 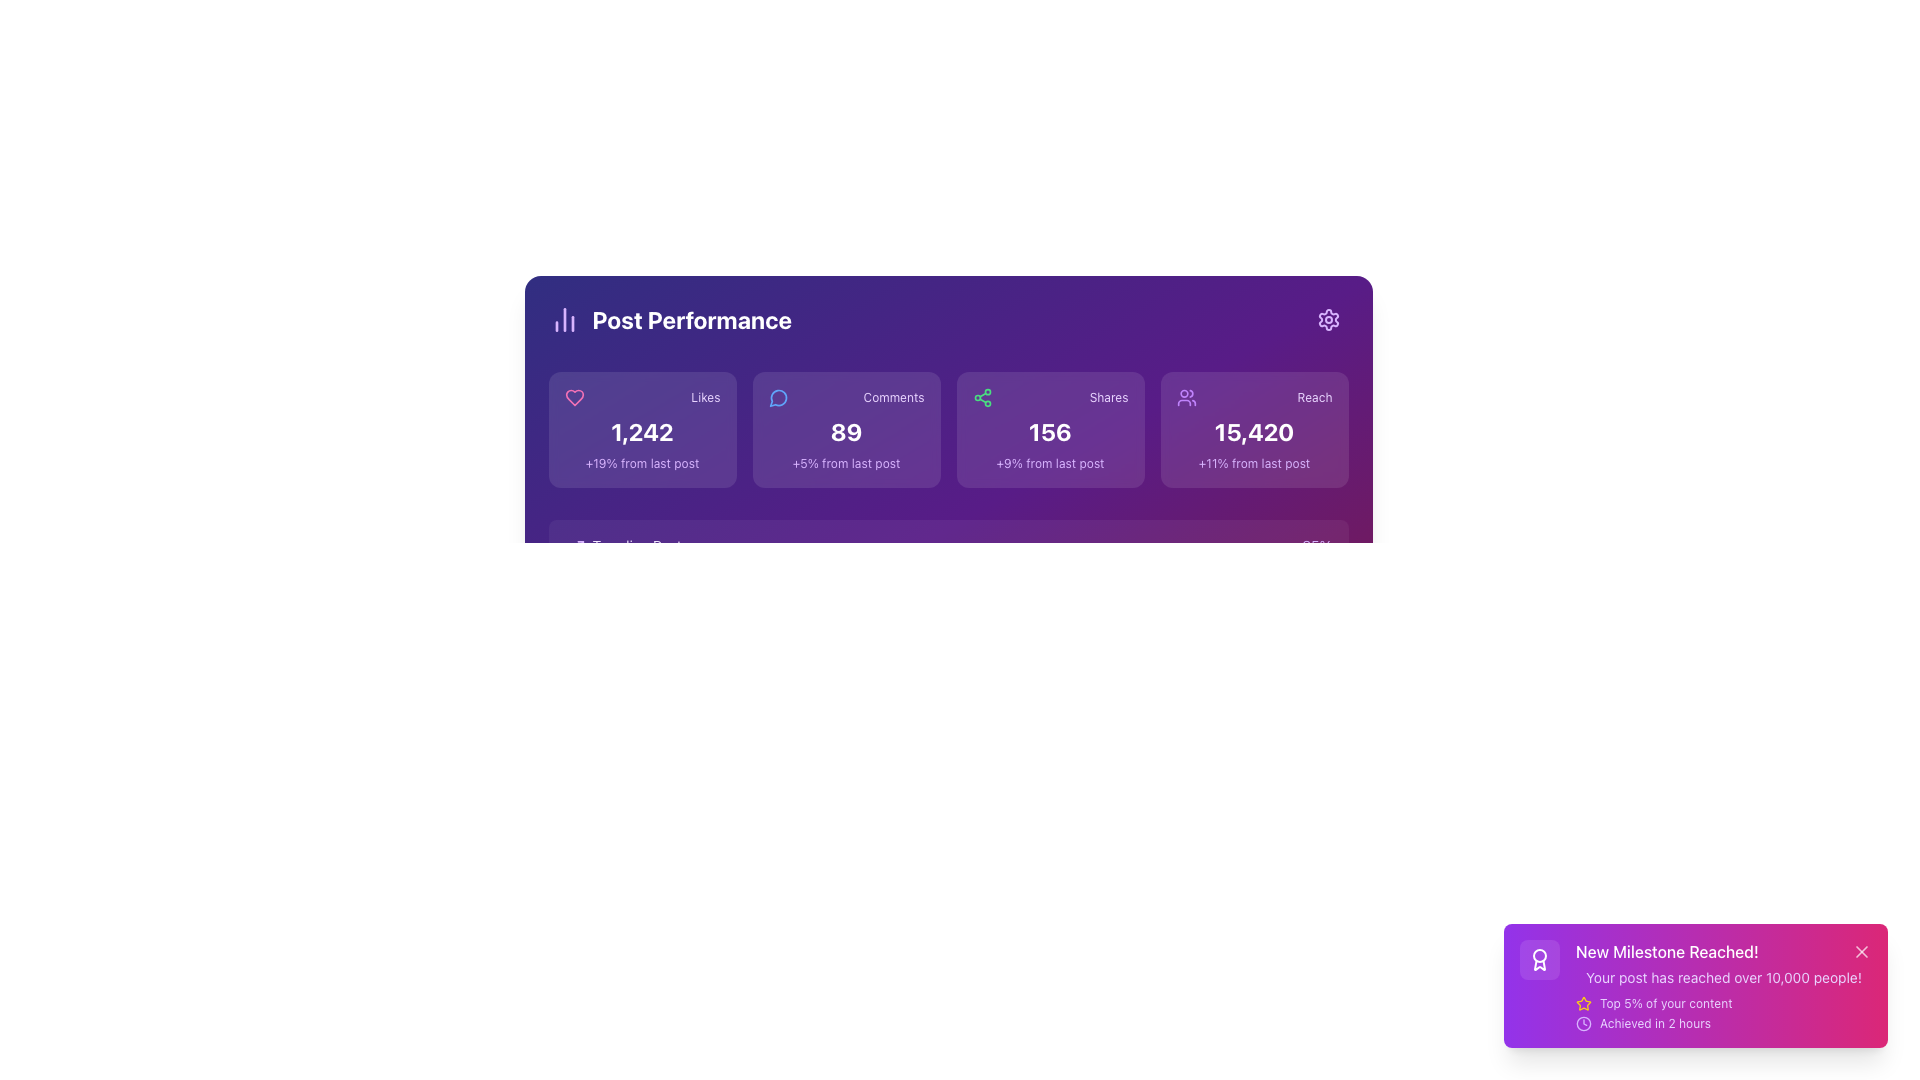 What do you see at coordinates (1583, 1003) in the screenshot?
I see `the decorative or indicative icon located in the bottom-right corner of the interface, next to the 'New Milestone Reached!' notification panel and to the left of the close button ('X')` at bounding box center [1583, 1003].